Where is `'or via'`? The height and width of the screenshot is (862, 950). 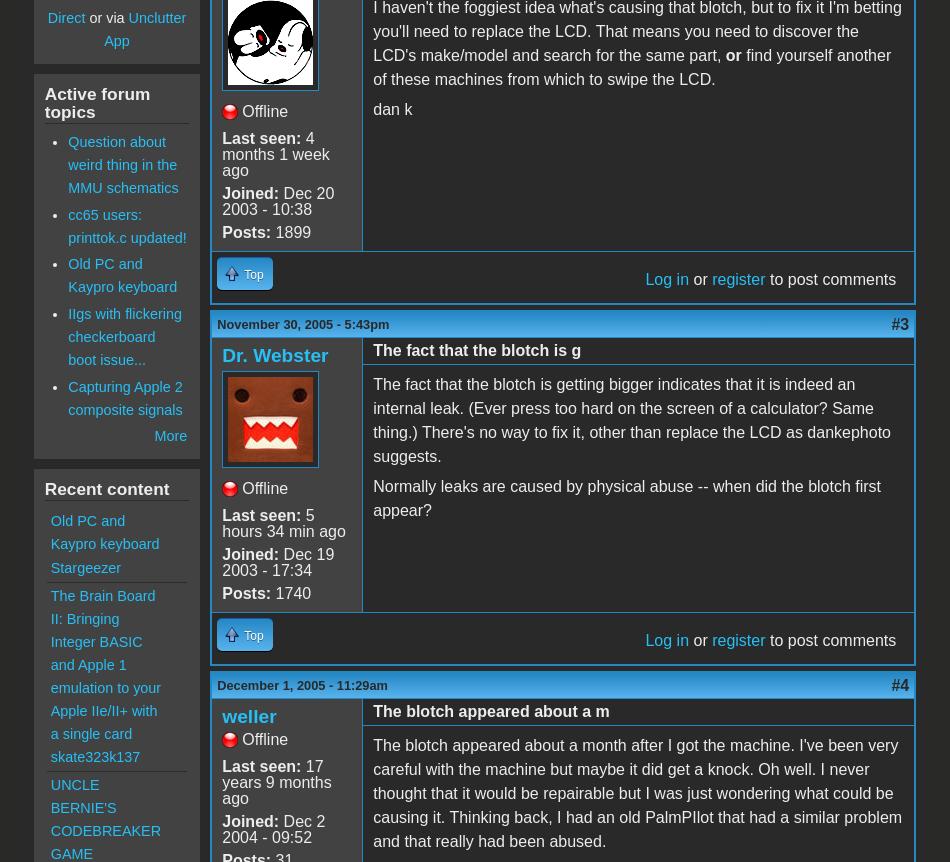
'or via' is located at coordinates (106, 18).